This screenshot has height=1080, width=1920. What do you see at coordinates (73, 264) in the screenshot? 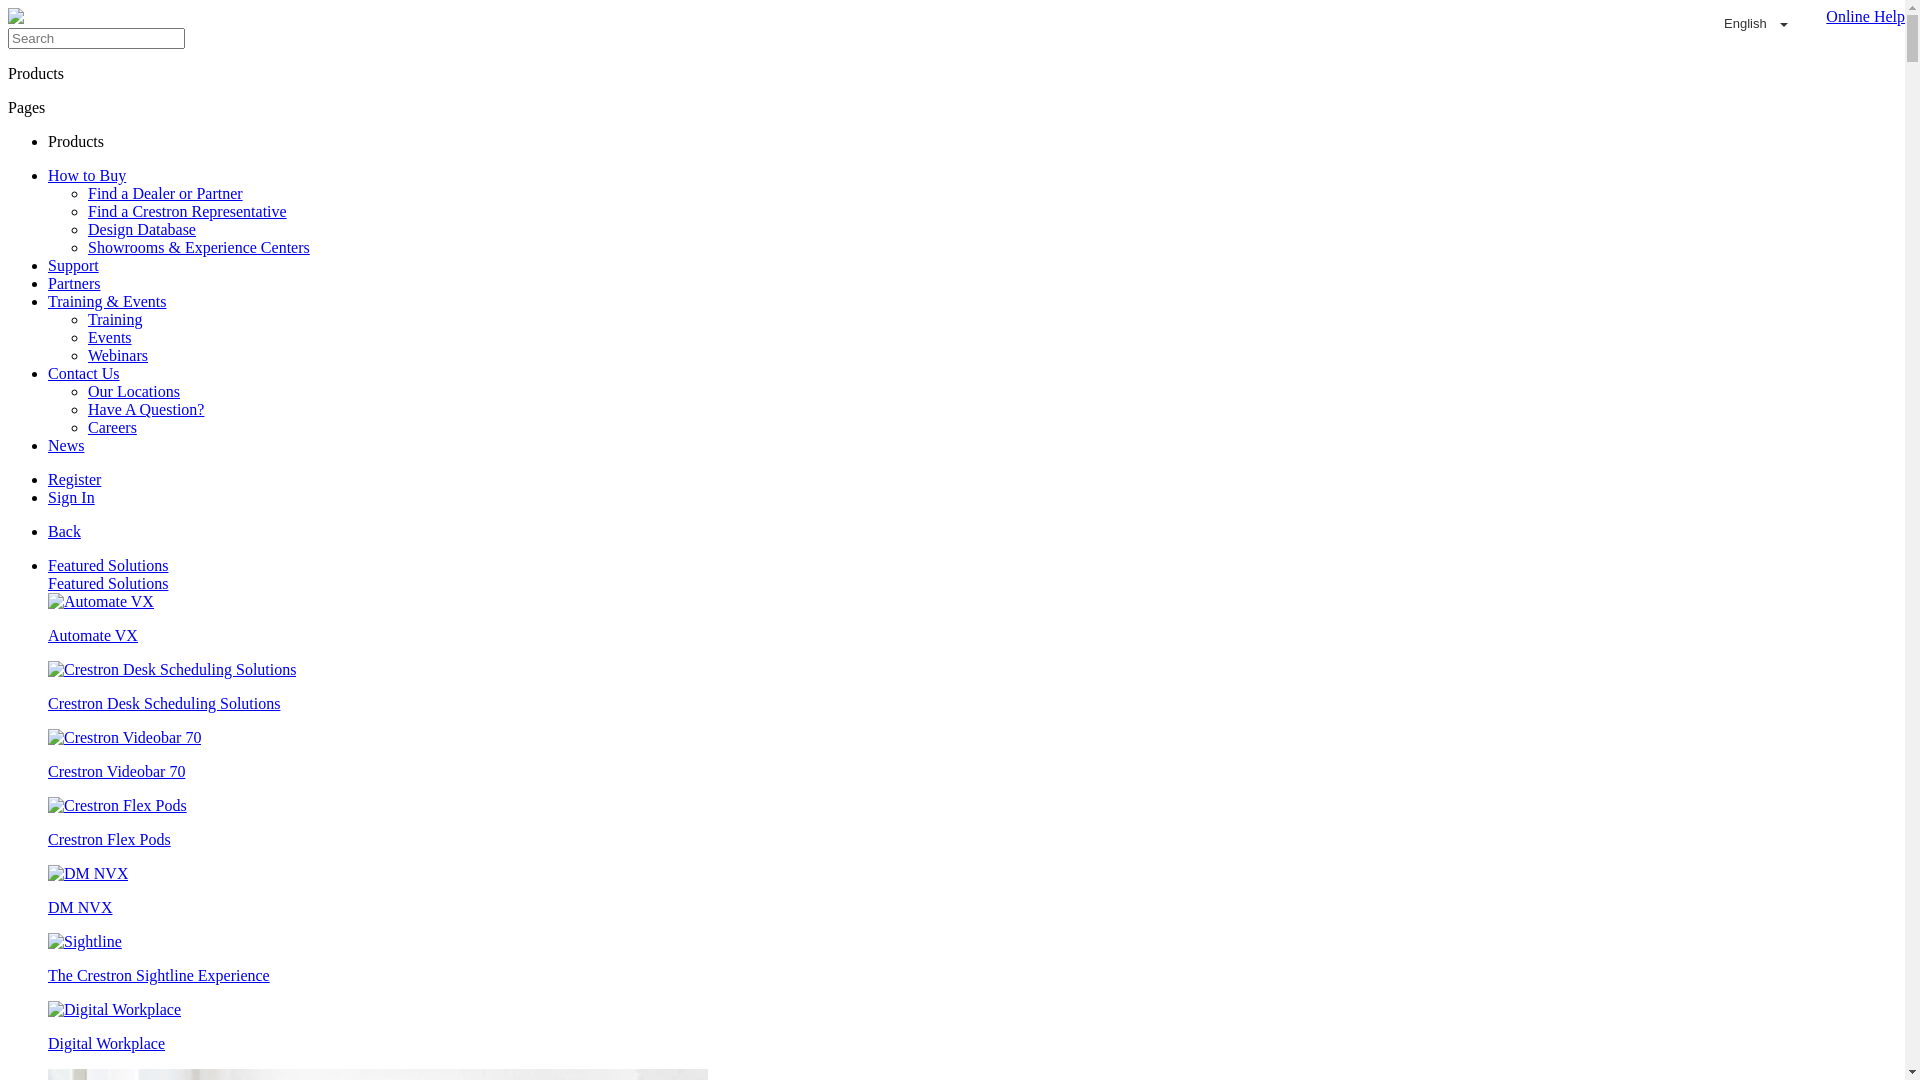
I see `'Support'` at bounding box center [73, 264].